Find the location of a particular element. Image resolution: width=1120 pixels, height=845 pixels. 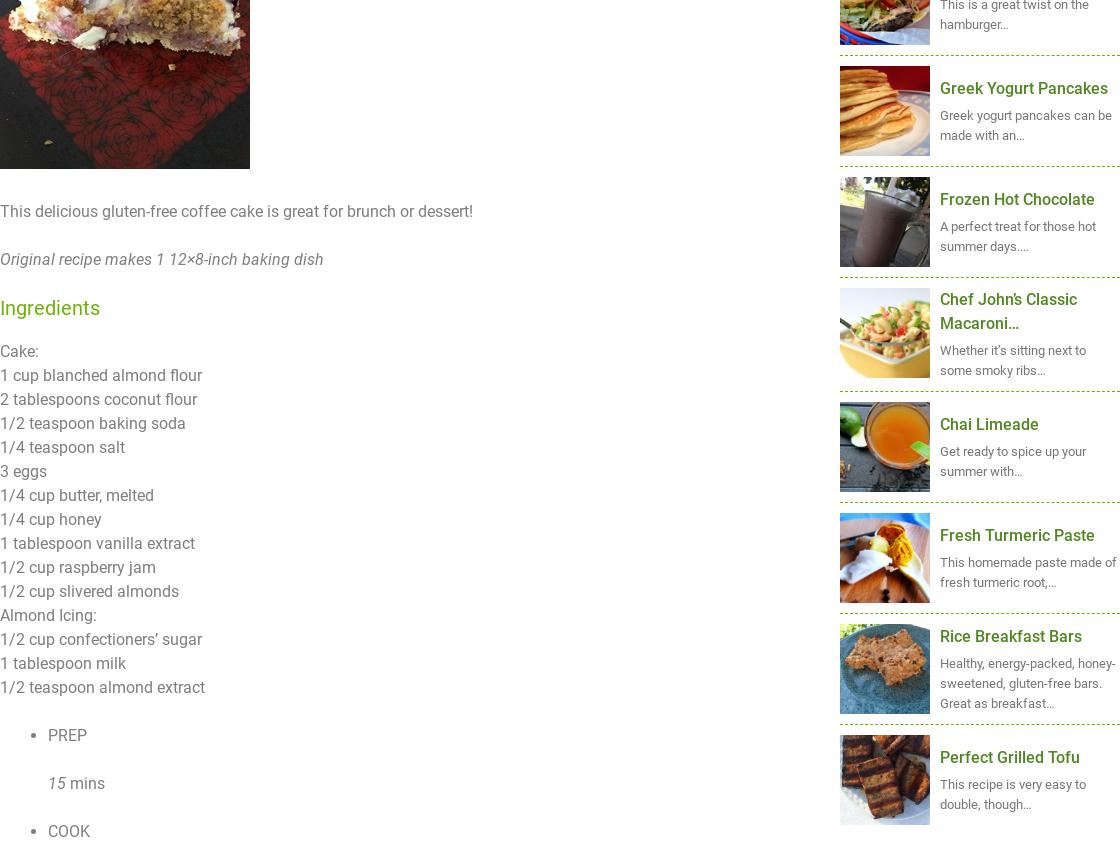

'15' is located at coordinates (57, 783).